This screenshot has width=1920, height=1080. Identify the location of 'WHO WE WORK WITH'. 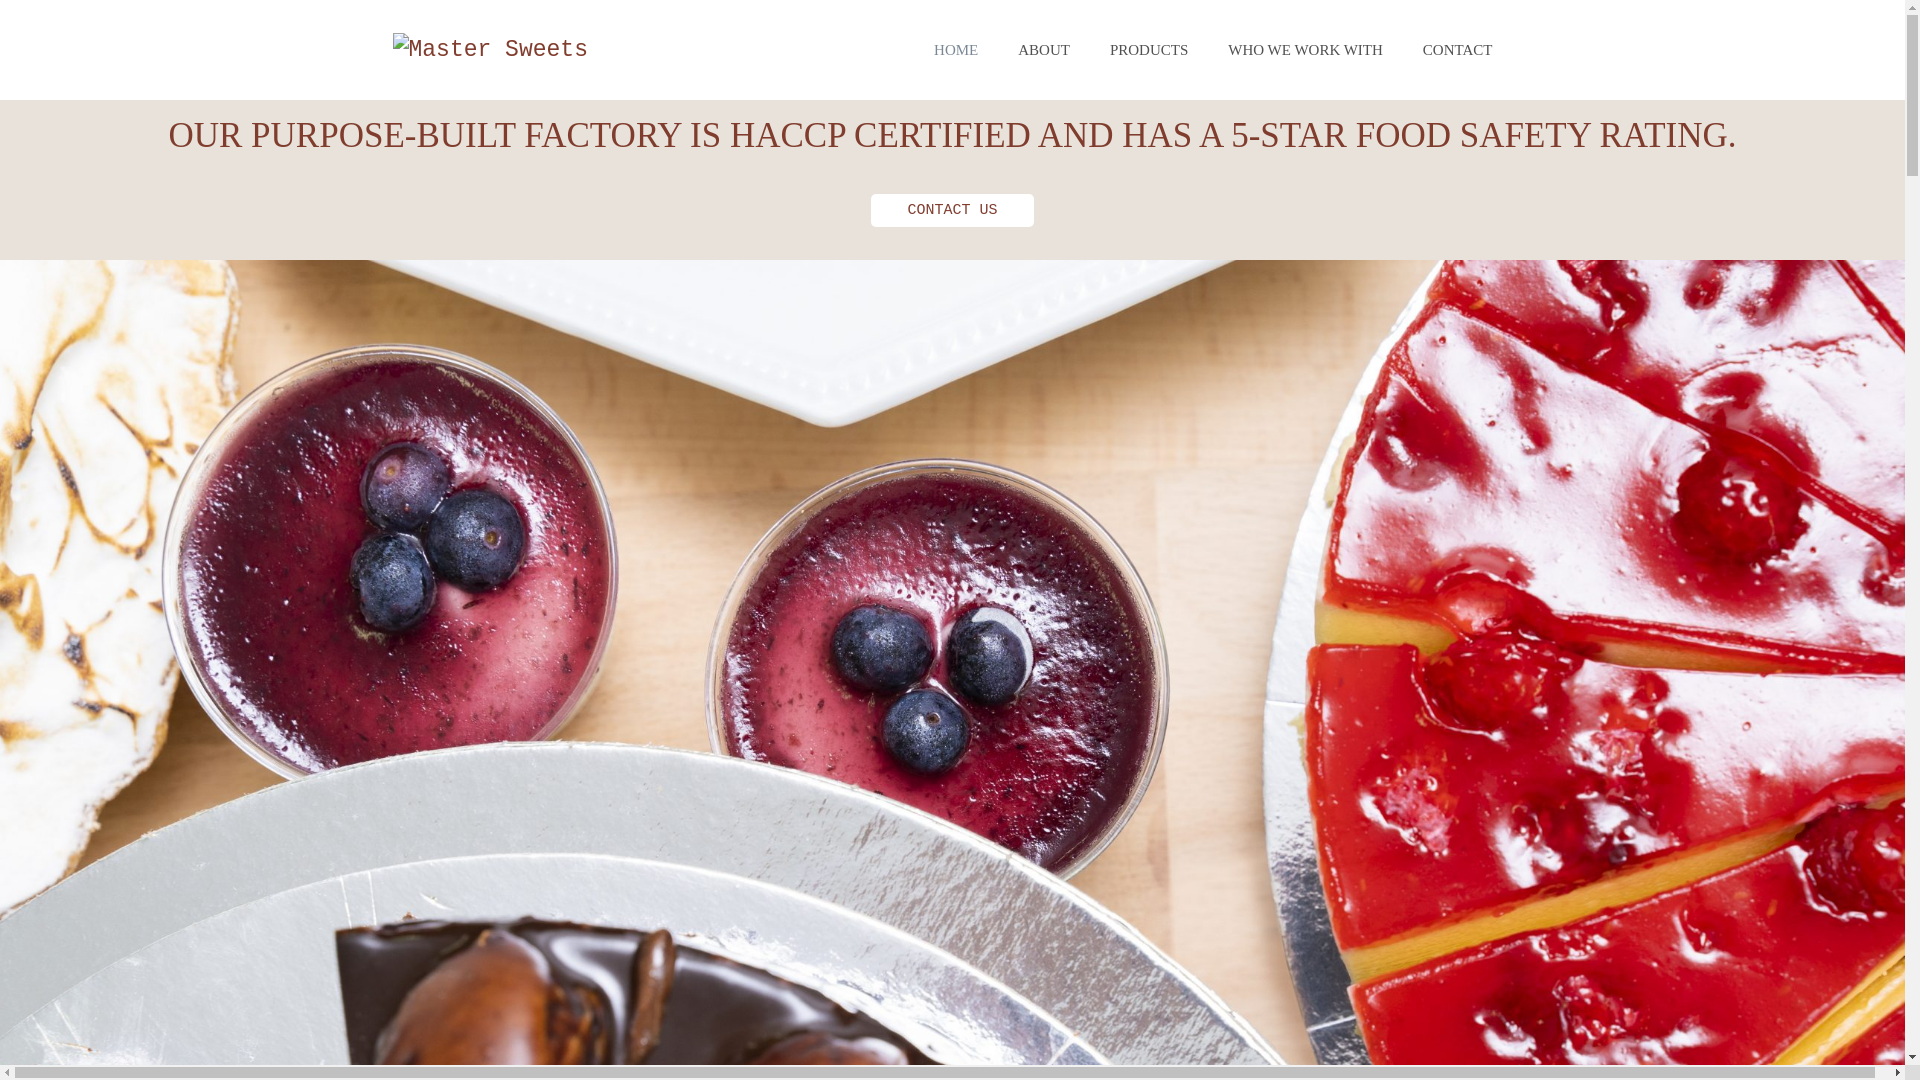
(1305, 49).